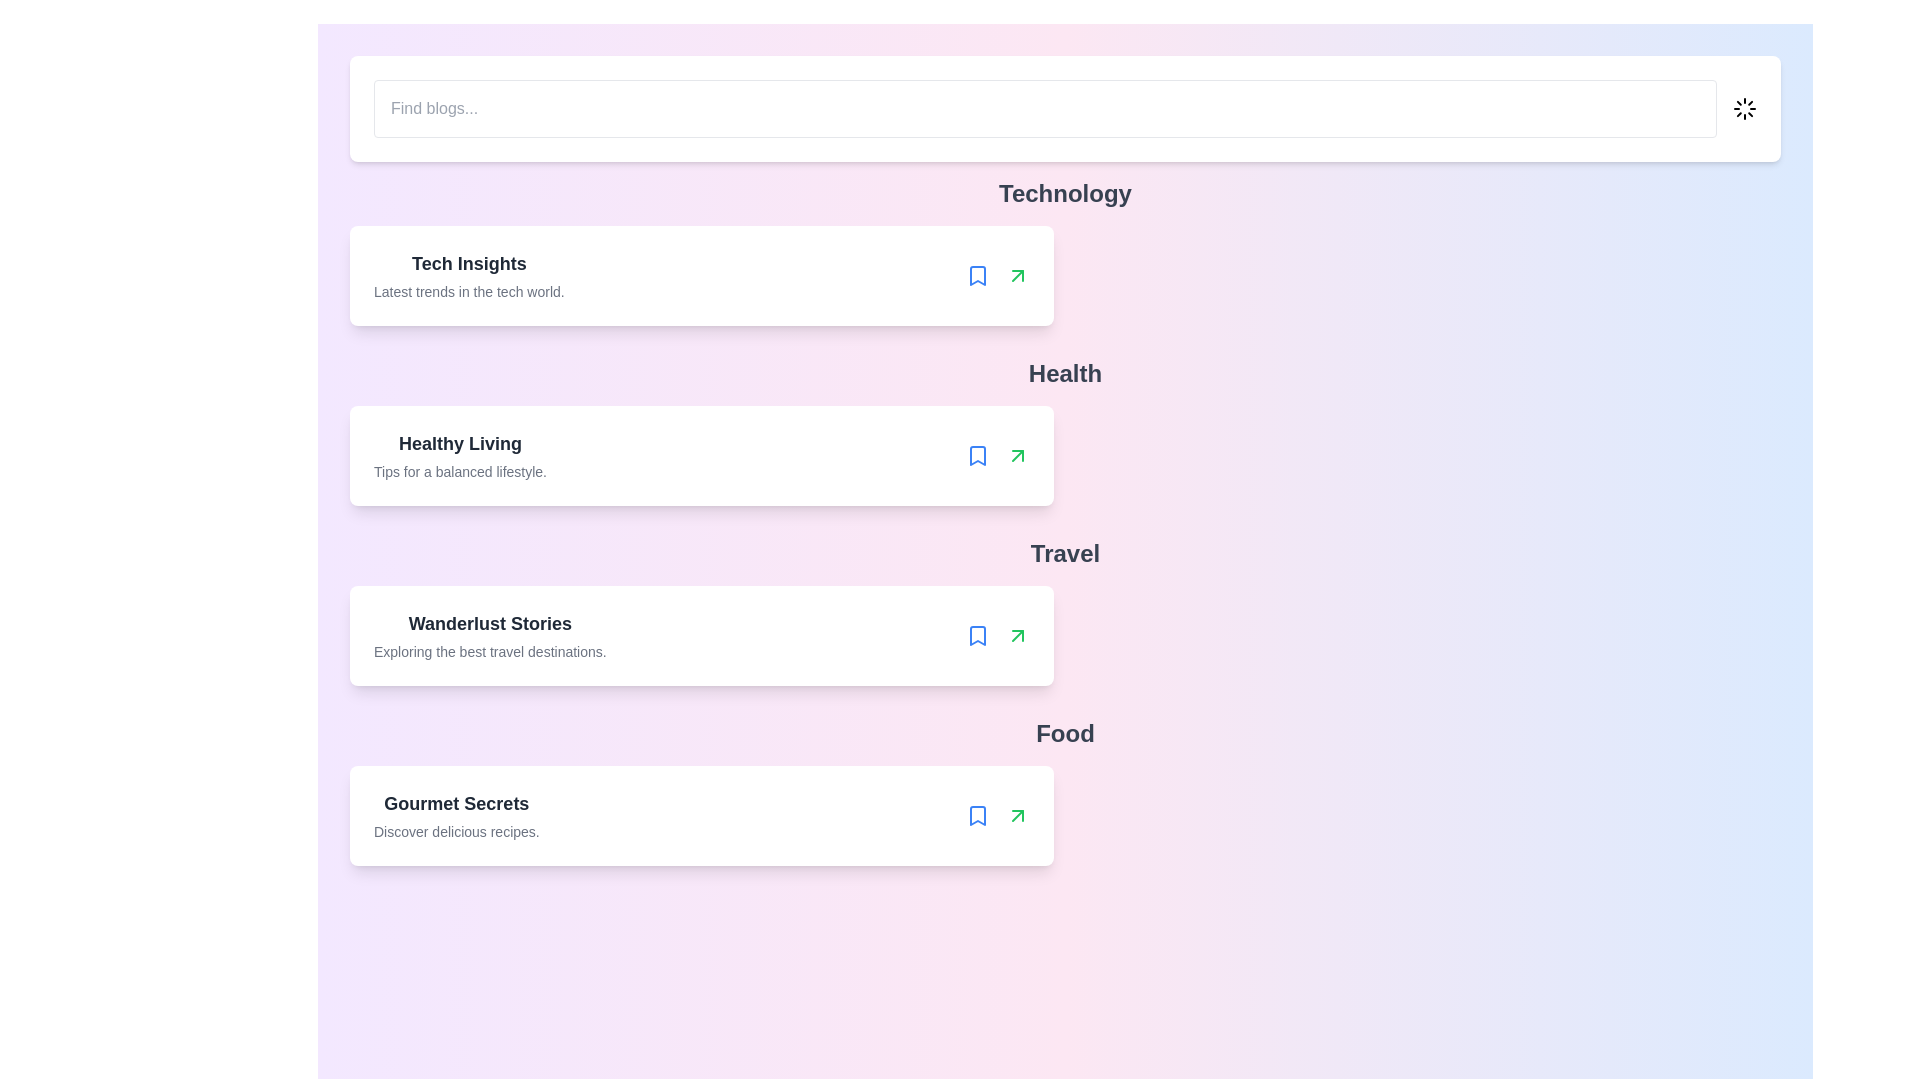  What do you see at coordinates (455, 802) in the screenshot?
I see `the Text element serving as the heading for the 'Food' section, which provides identification for the content below it` at bounding box center [455, 802].